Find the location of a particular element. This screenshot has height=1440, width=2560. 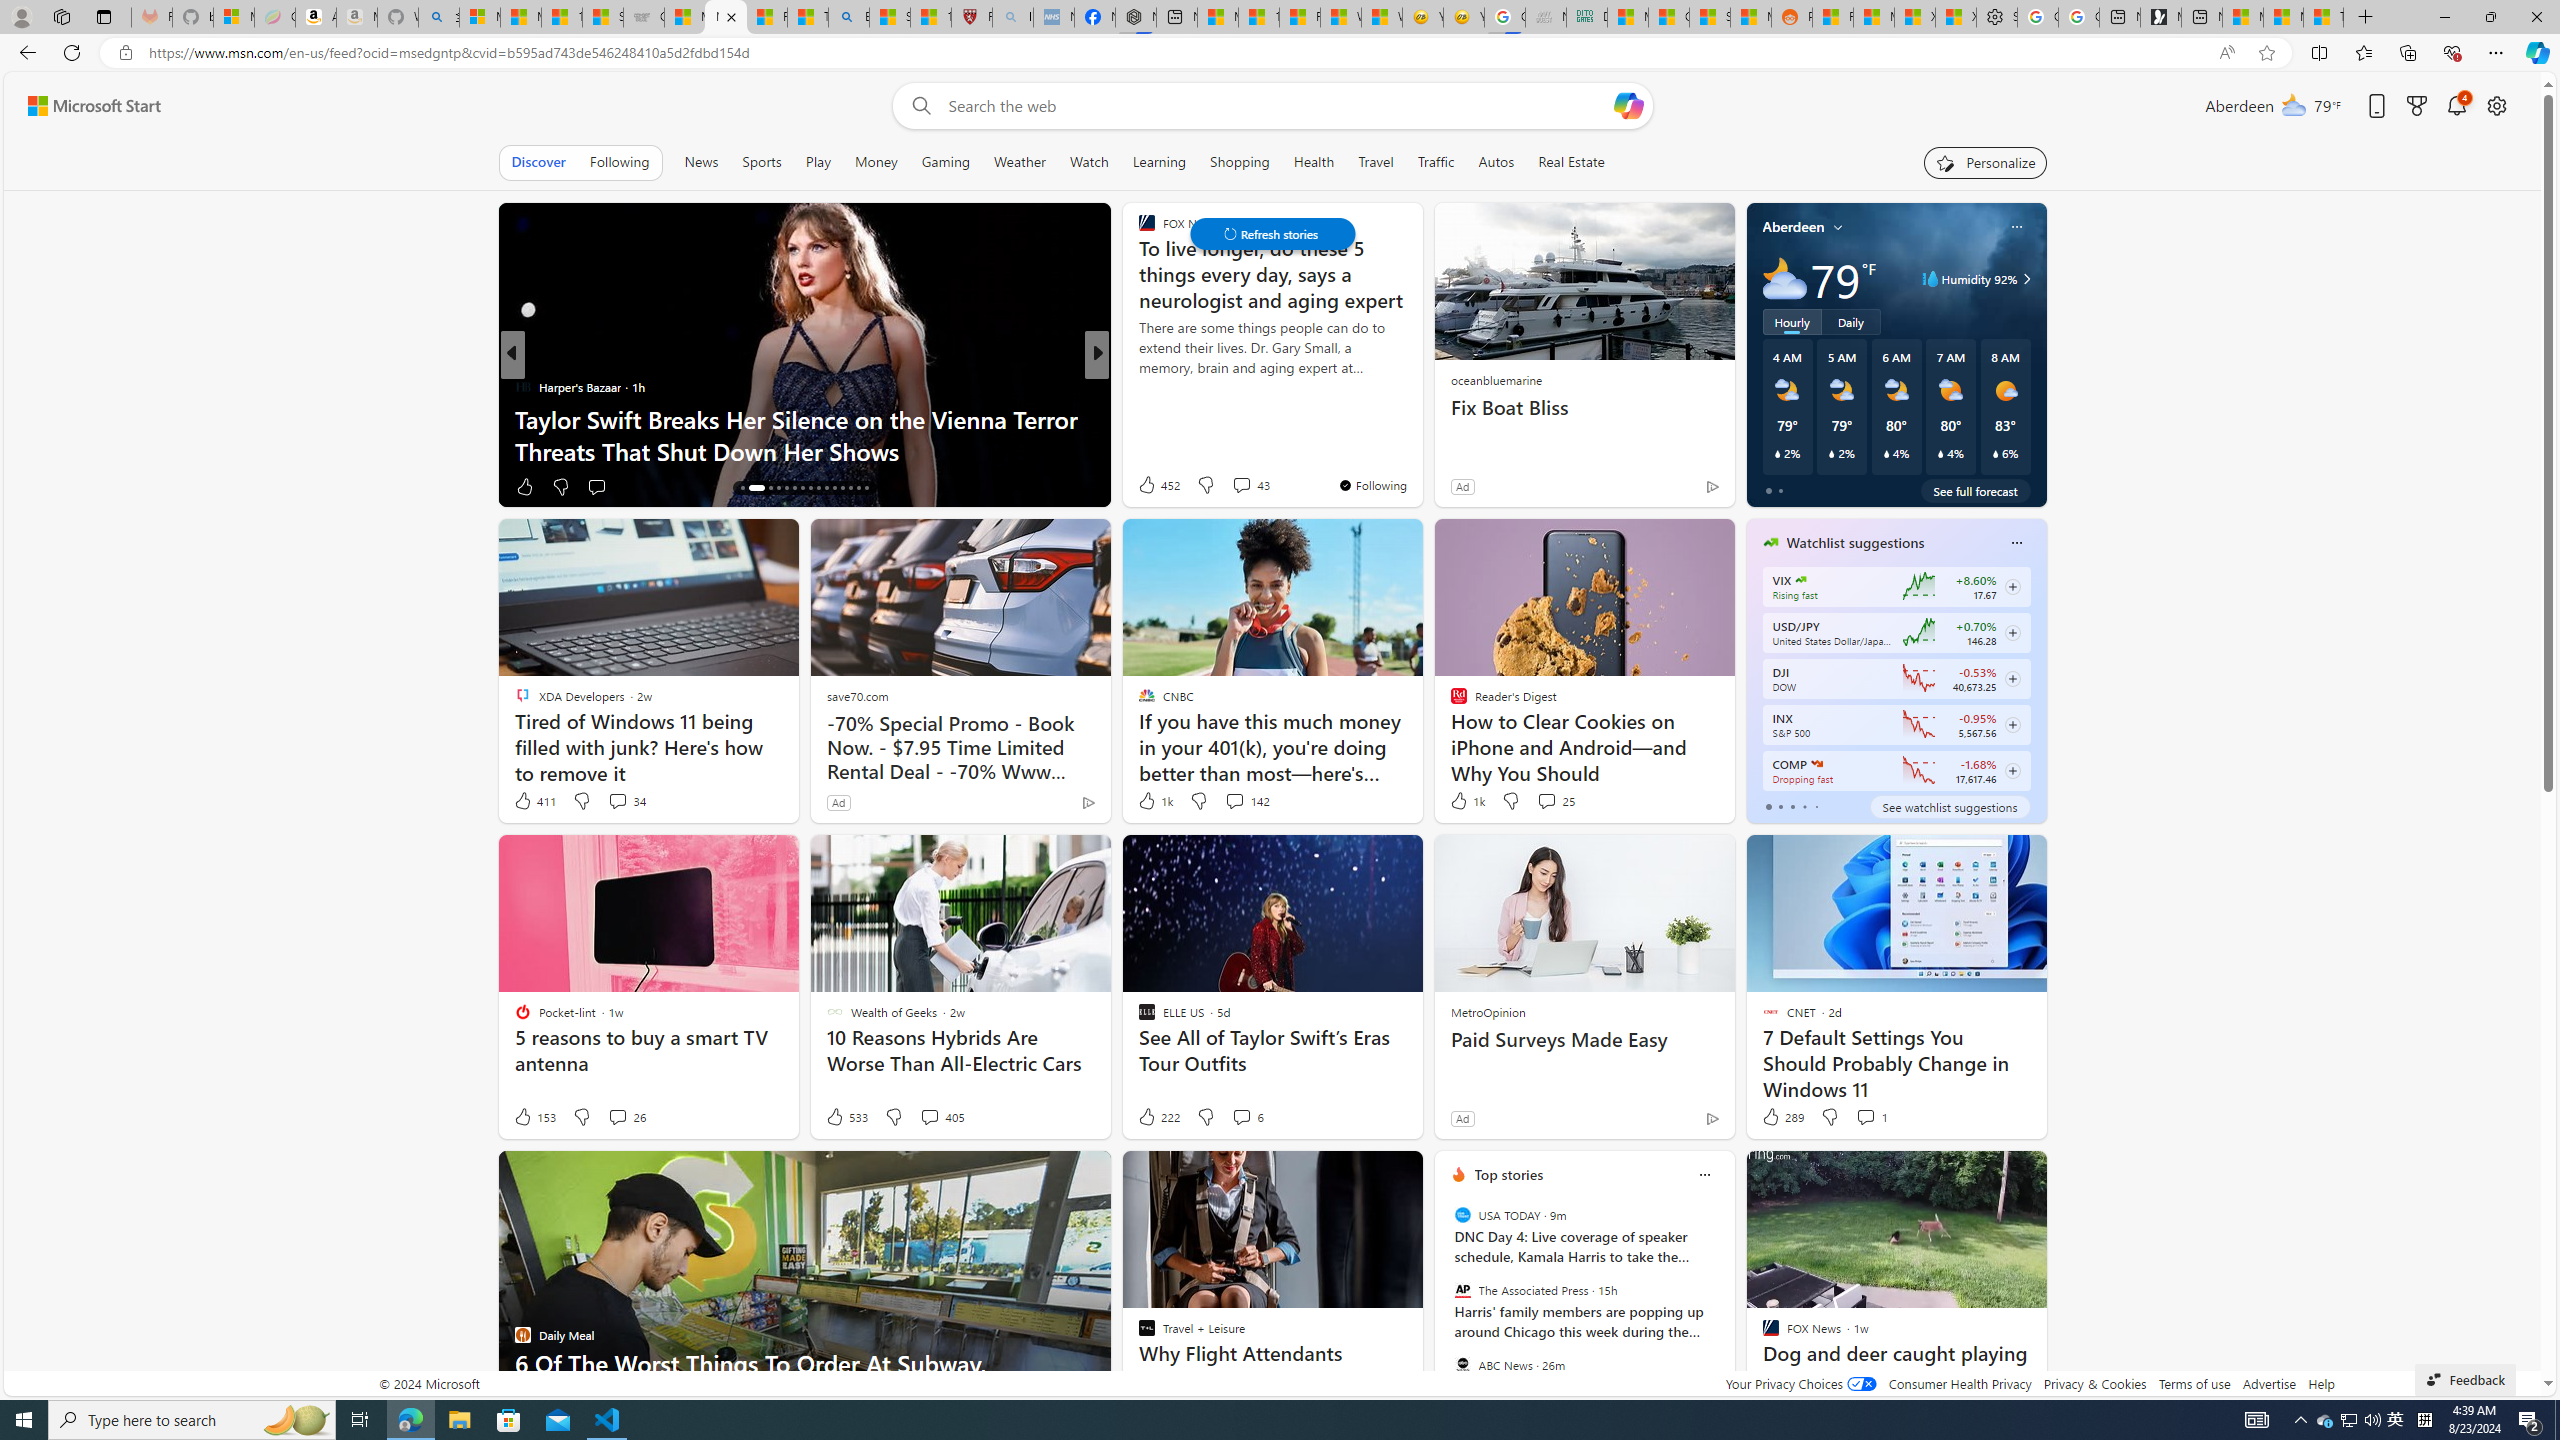

'View comments 89 Comment' is located at coordinates (1235, 486).